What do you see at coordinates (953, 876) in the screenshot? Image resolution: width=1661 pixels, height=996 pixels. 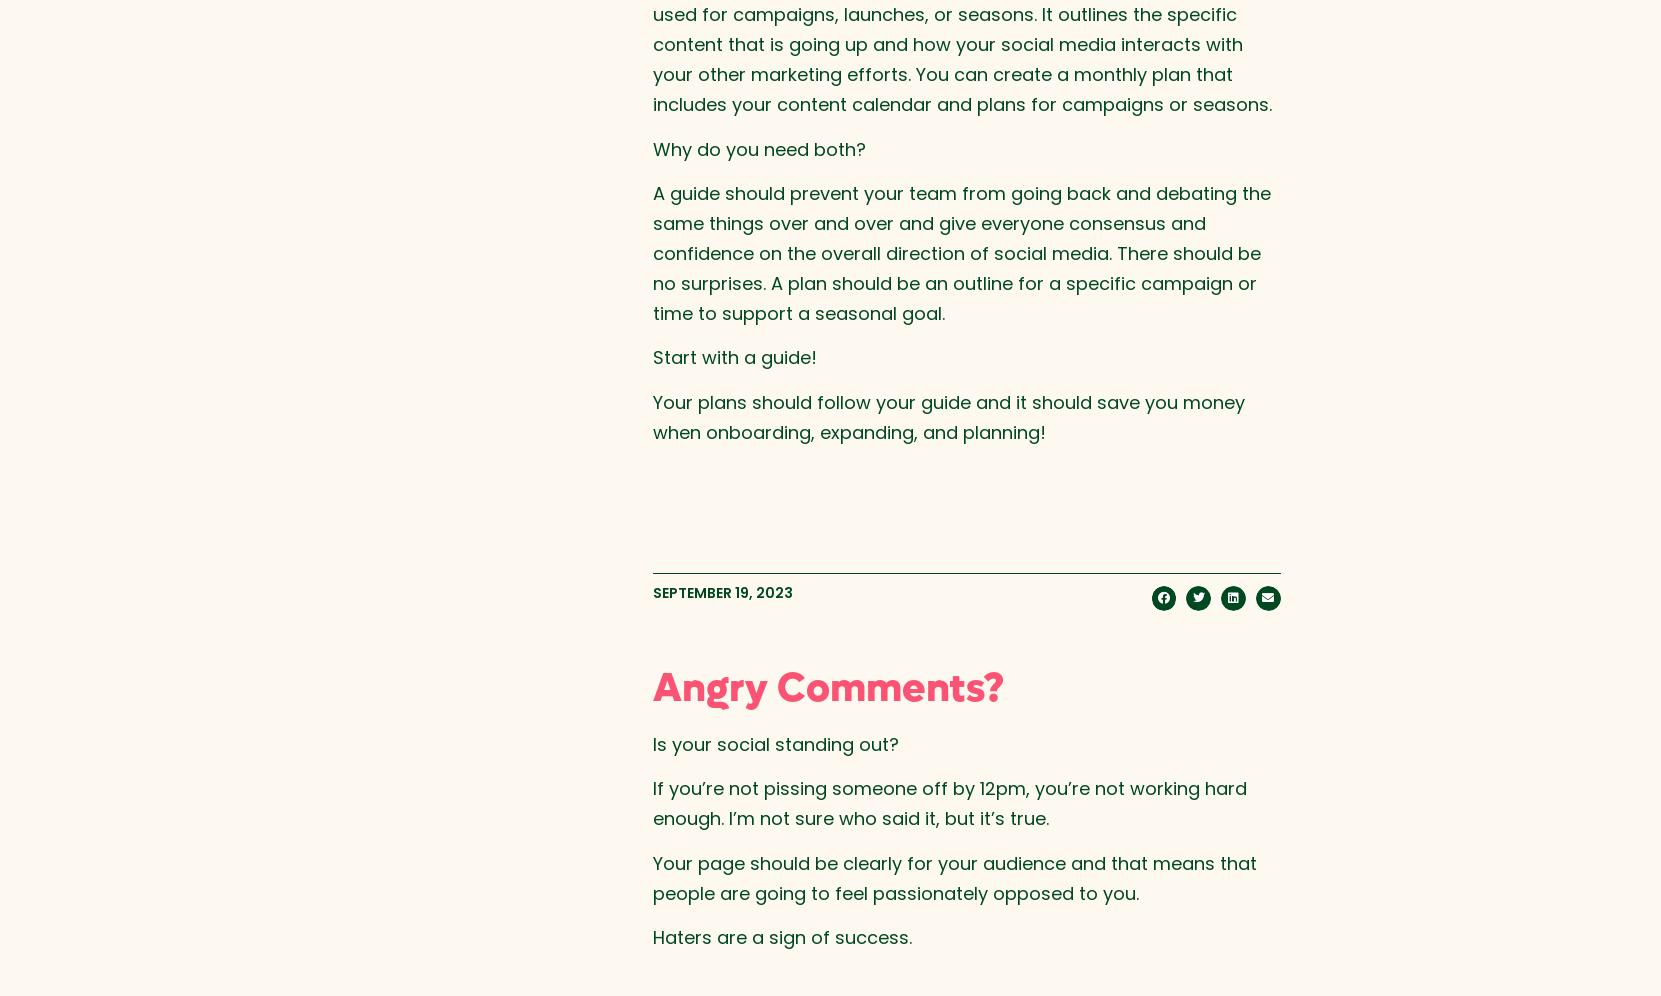 I see `'Your page should be clearly for your audience and that means that people are going to feel passionately opposed to you.'` at bounding box center [953, 876].